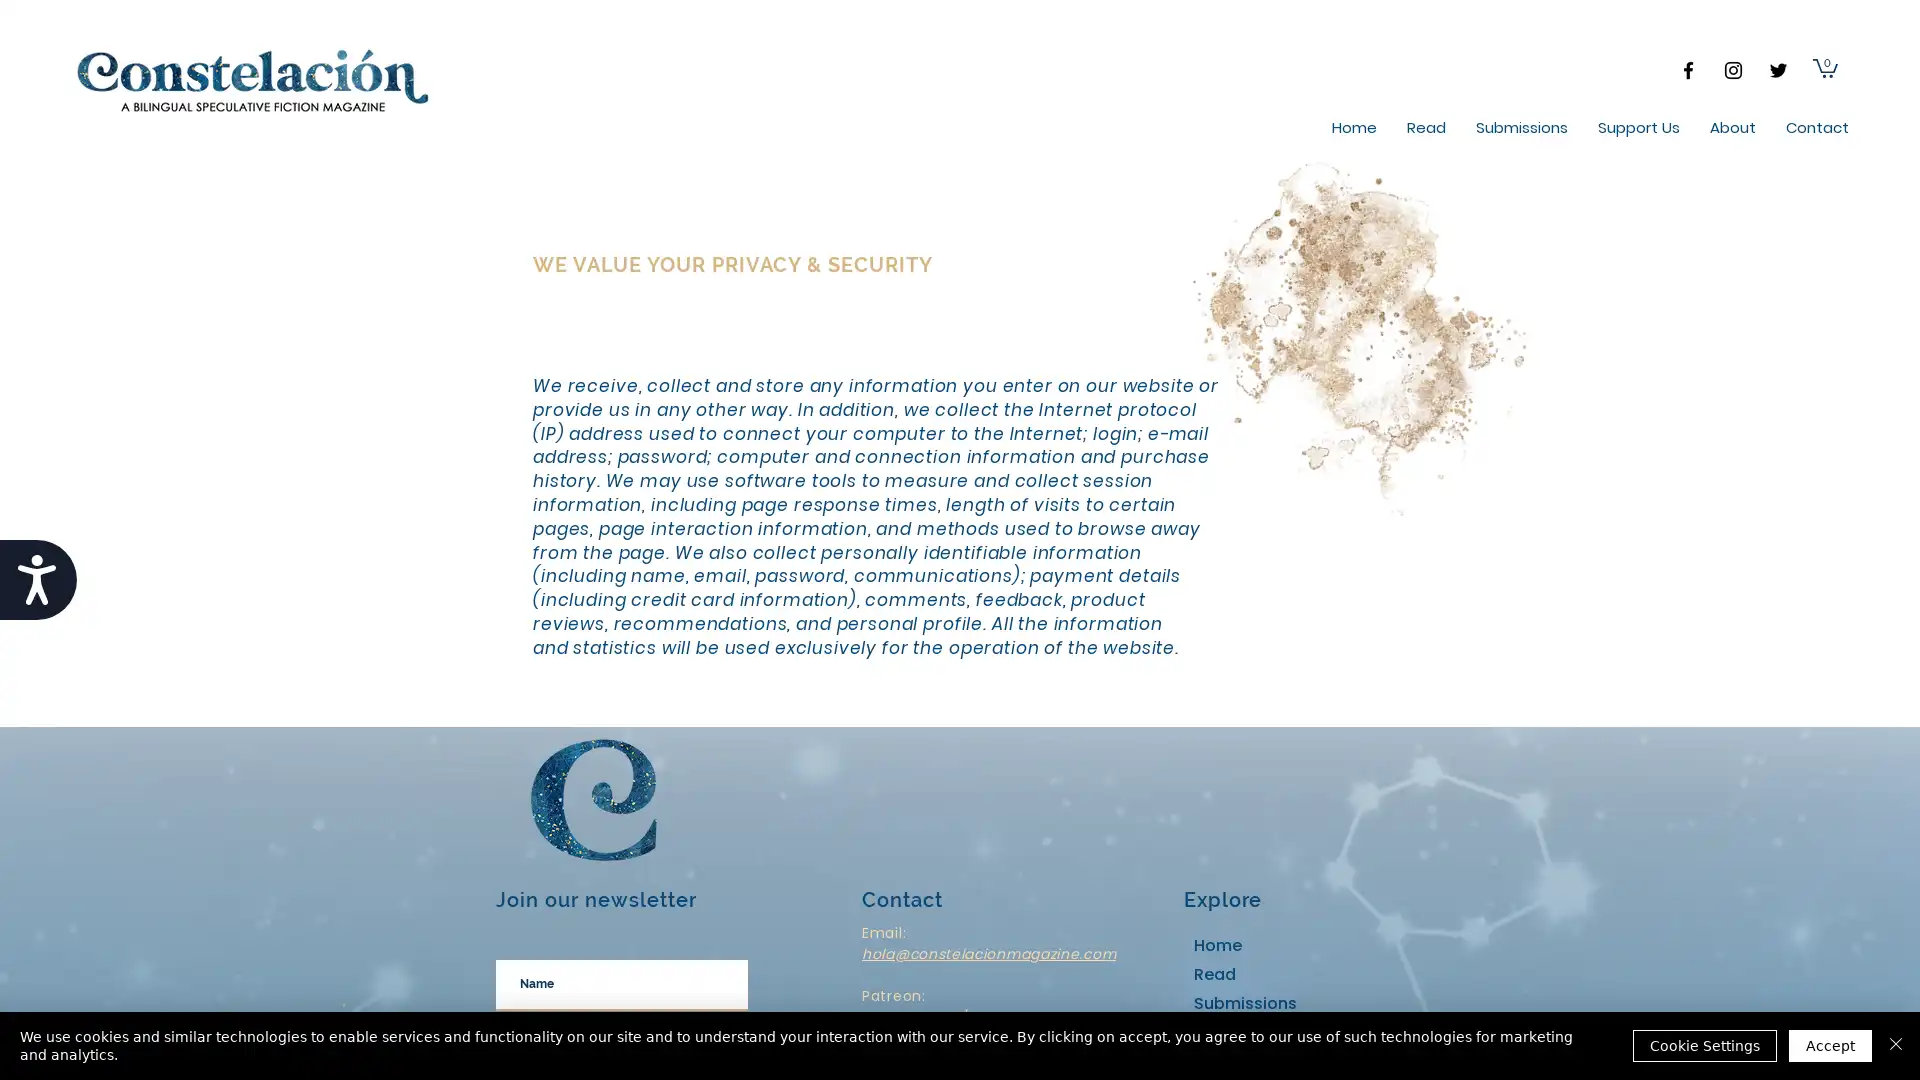 The width and height of the screenshot is (1920, 1080). Describe the element at coordinates (1703, 1044) in the screenshot. I see `Cookie Settings` at that location.